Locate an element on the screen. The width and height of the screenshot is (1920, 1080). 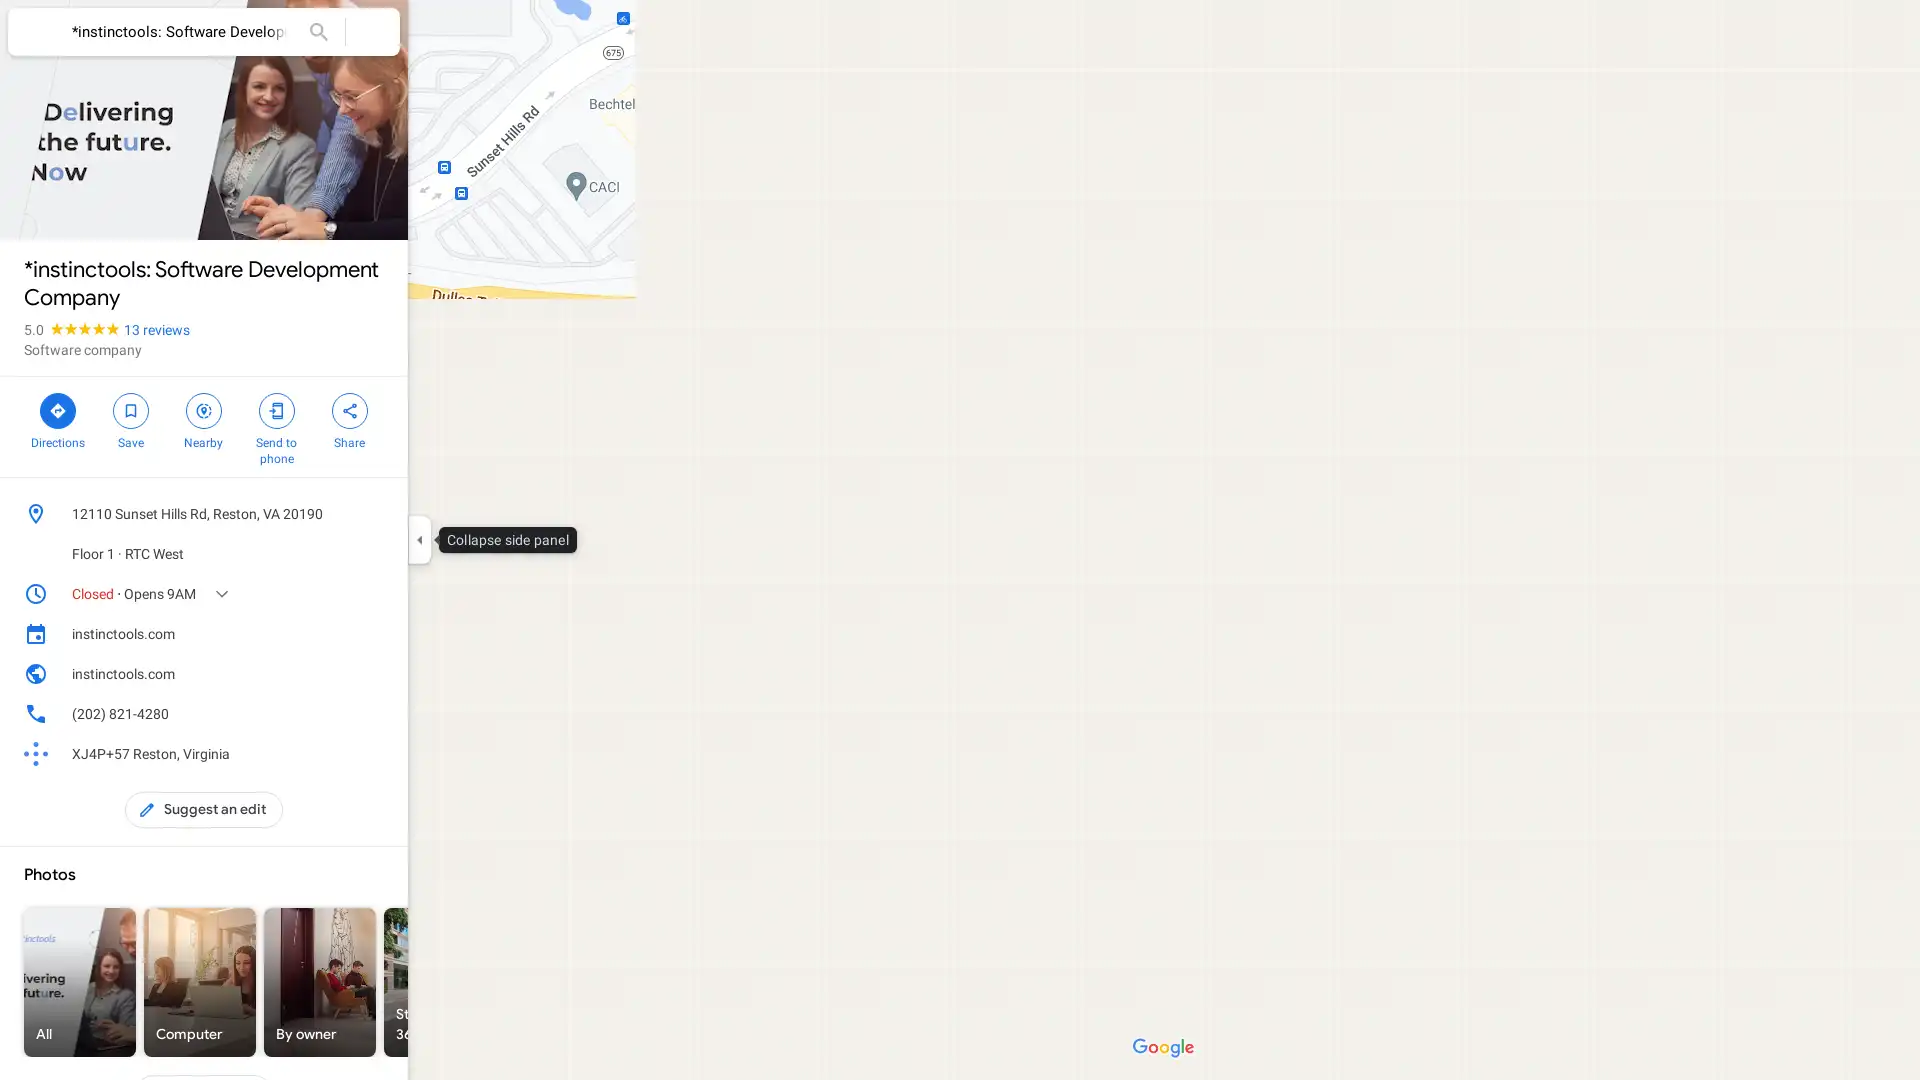
Street View & 360 is located at coordinates (439, 981).